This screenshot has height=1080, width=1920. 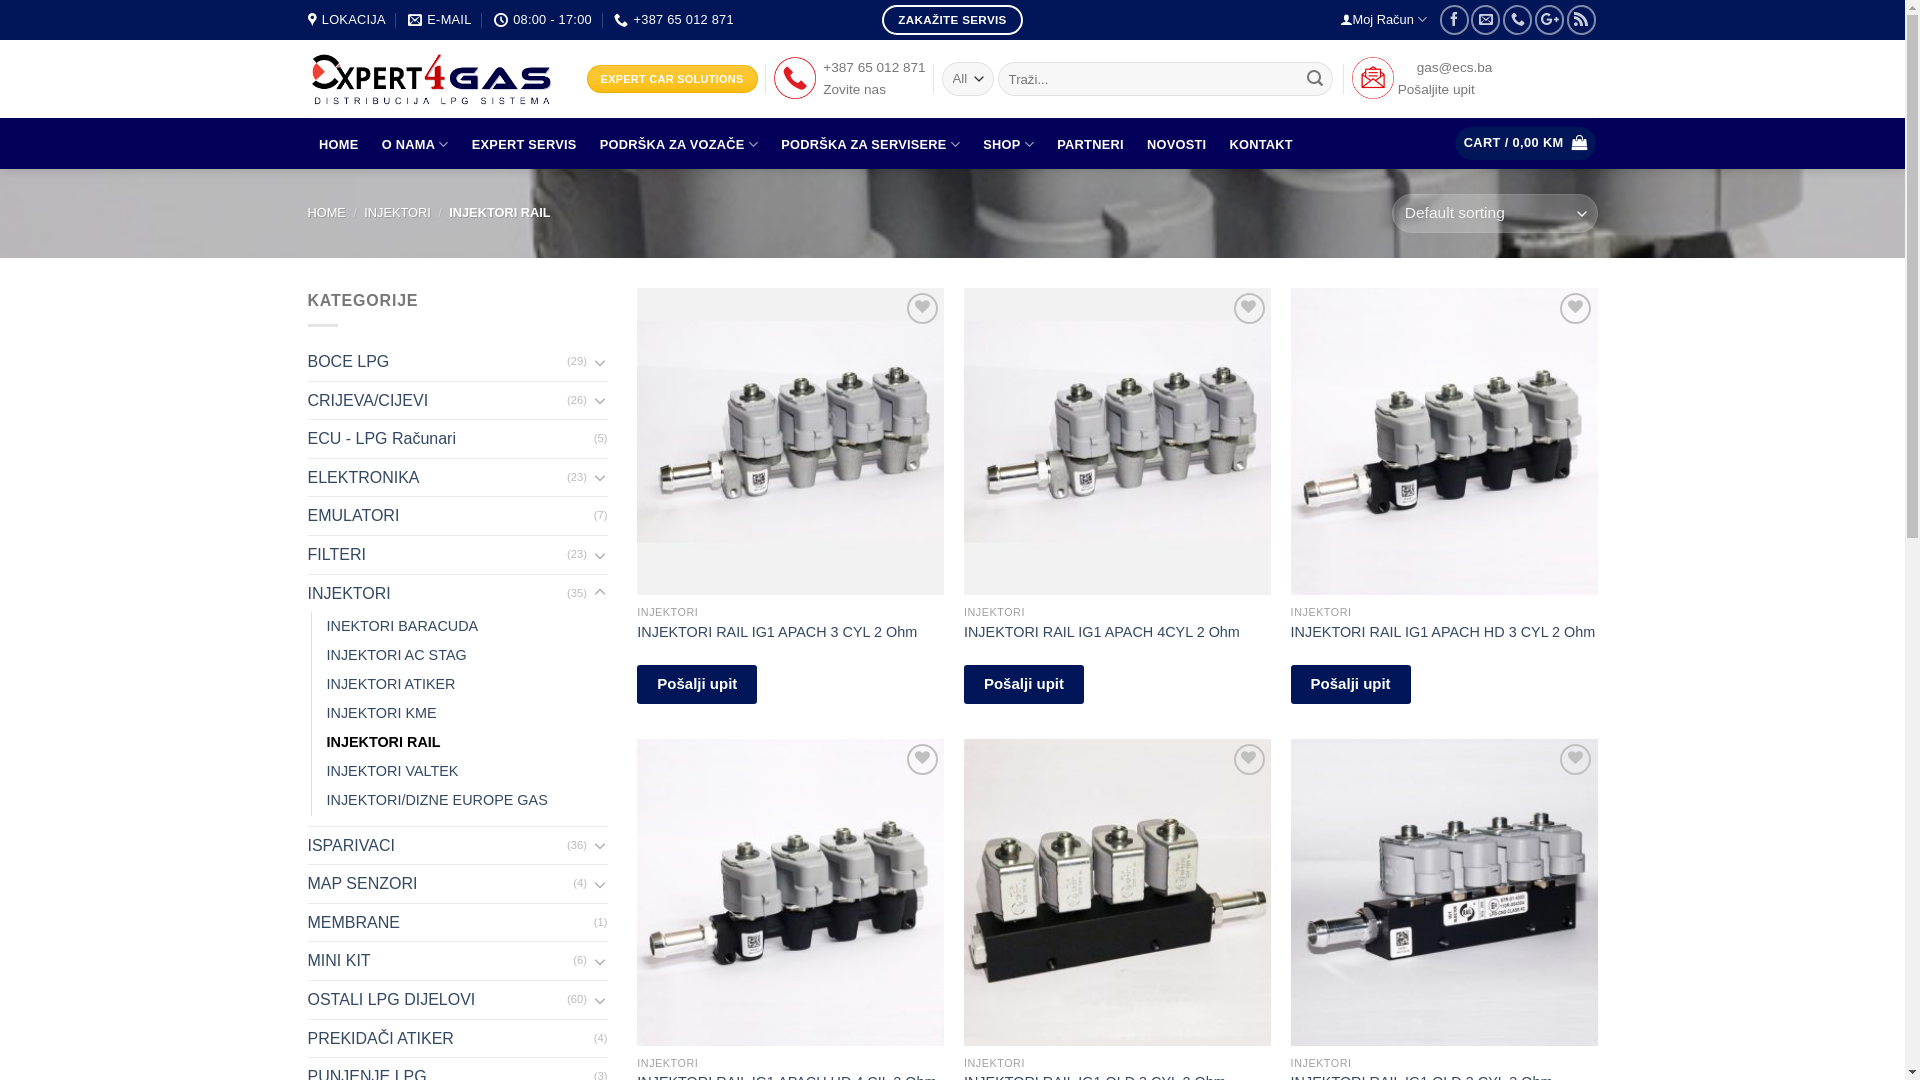 I want to click on 'INJEKTORI AC STAG', so click(x=326, y=655).